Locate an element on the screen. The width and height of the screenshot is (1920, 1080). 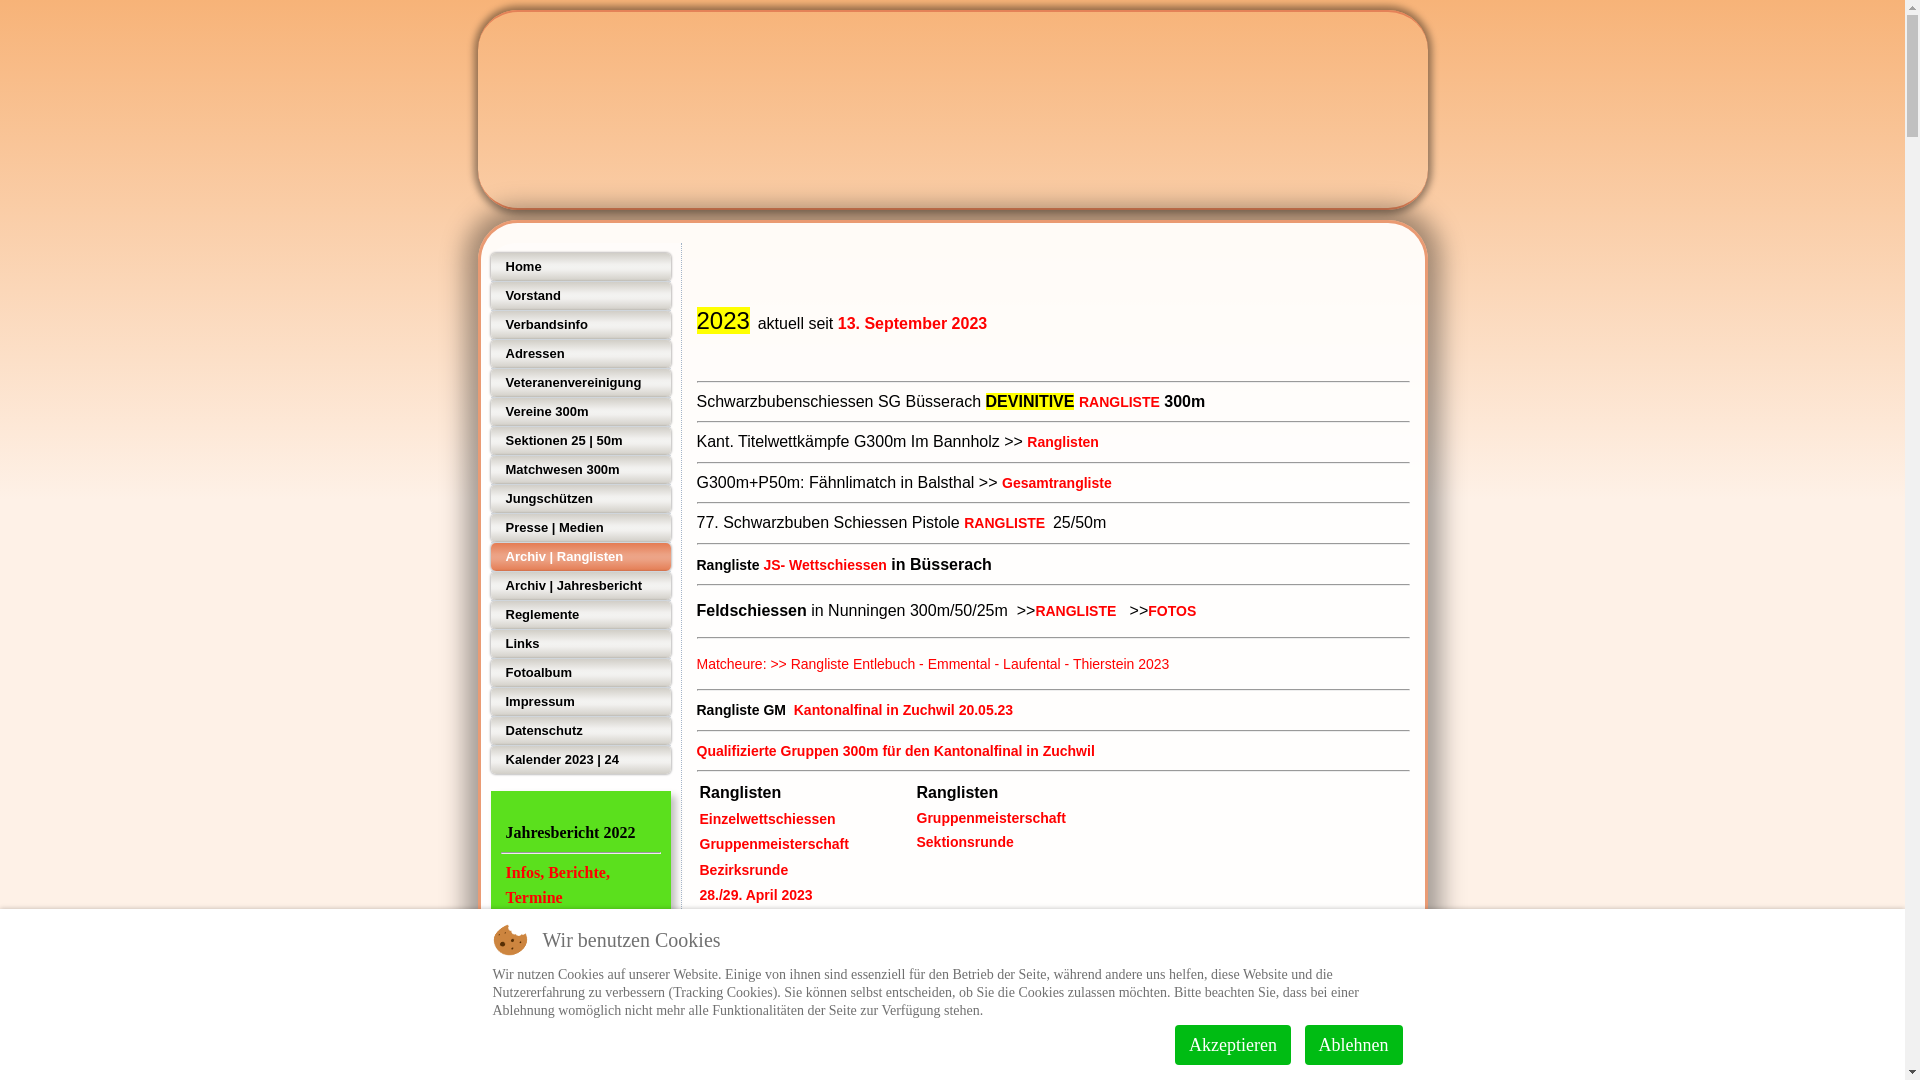
'Ablehnen' is located at coordinates (1305, 1044).